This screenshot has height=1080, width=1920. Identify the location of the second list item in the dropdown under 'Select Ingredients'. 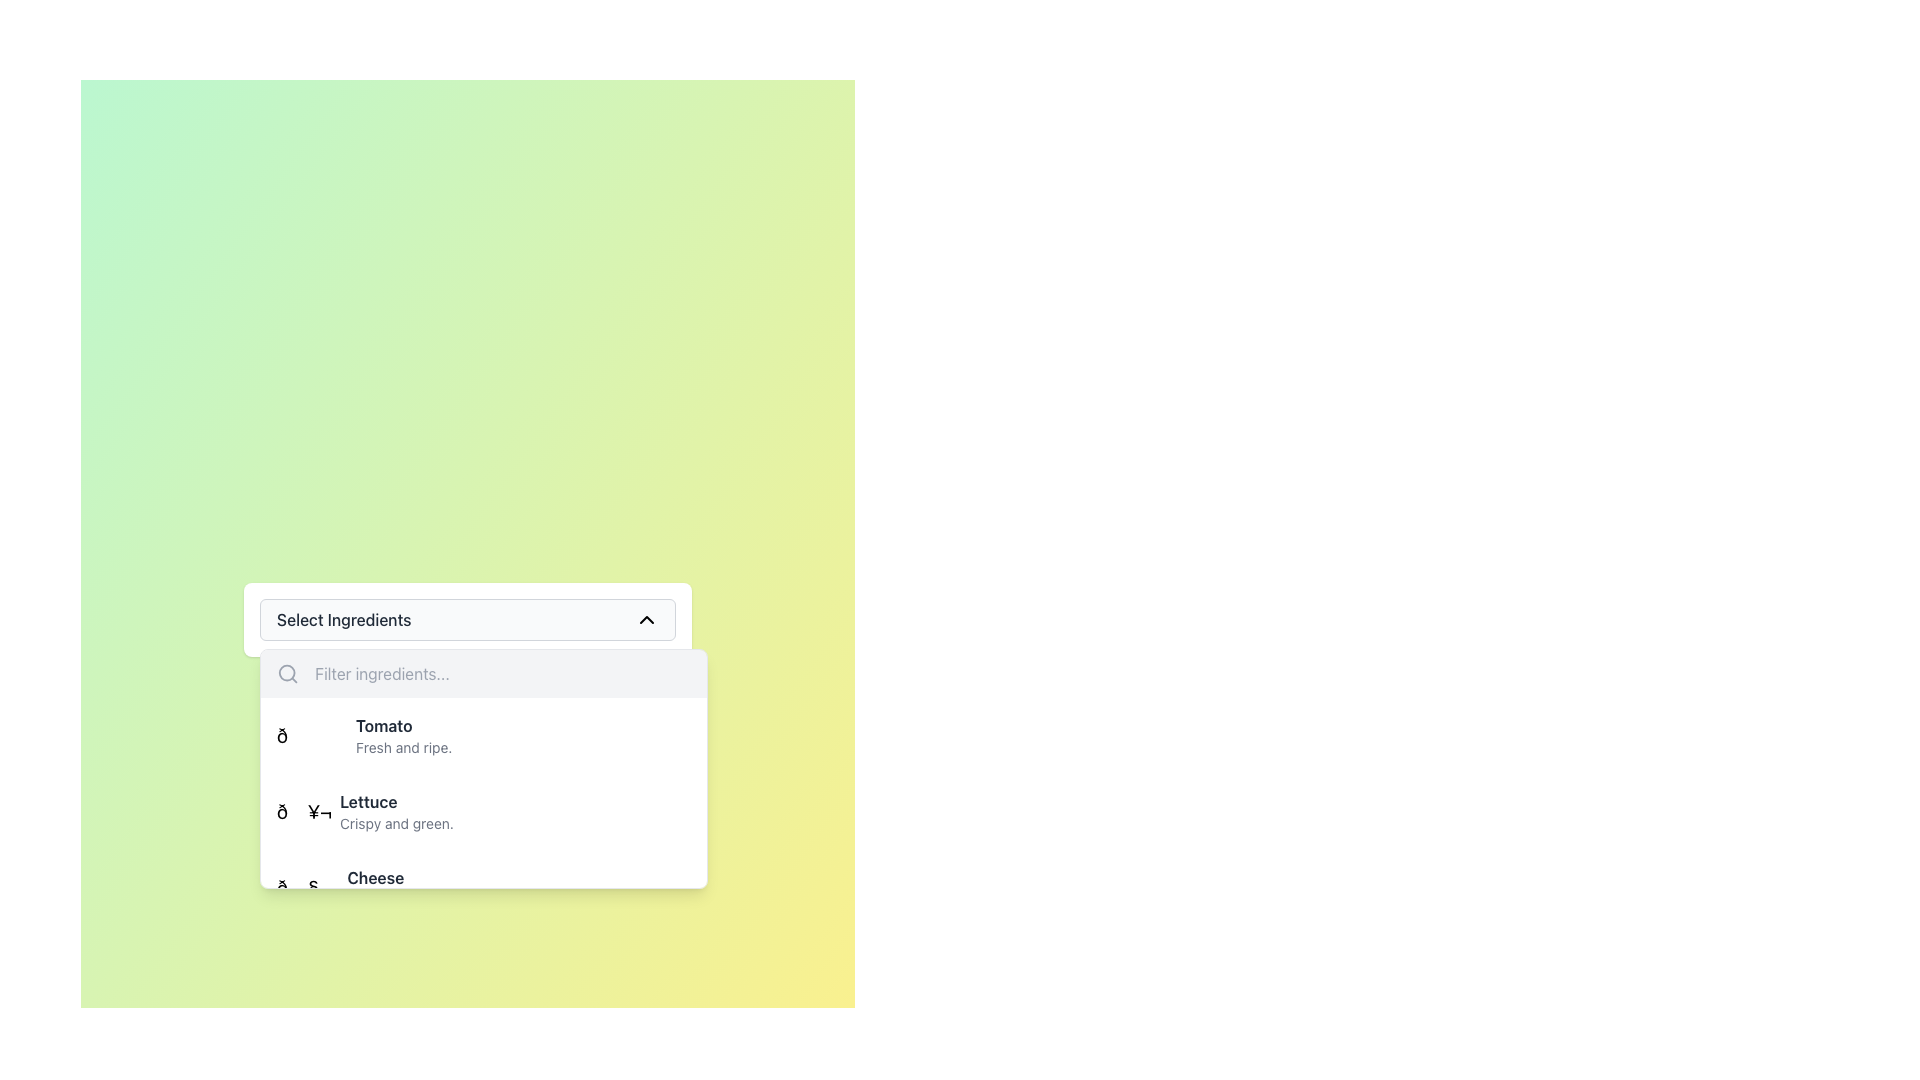
(365, 812).